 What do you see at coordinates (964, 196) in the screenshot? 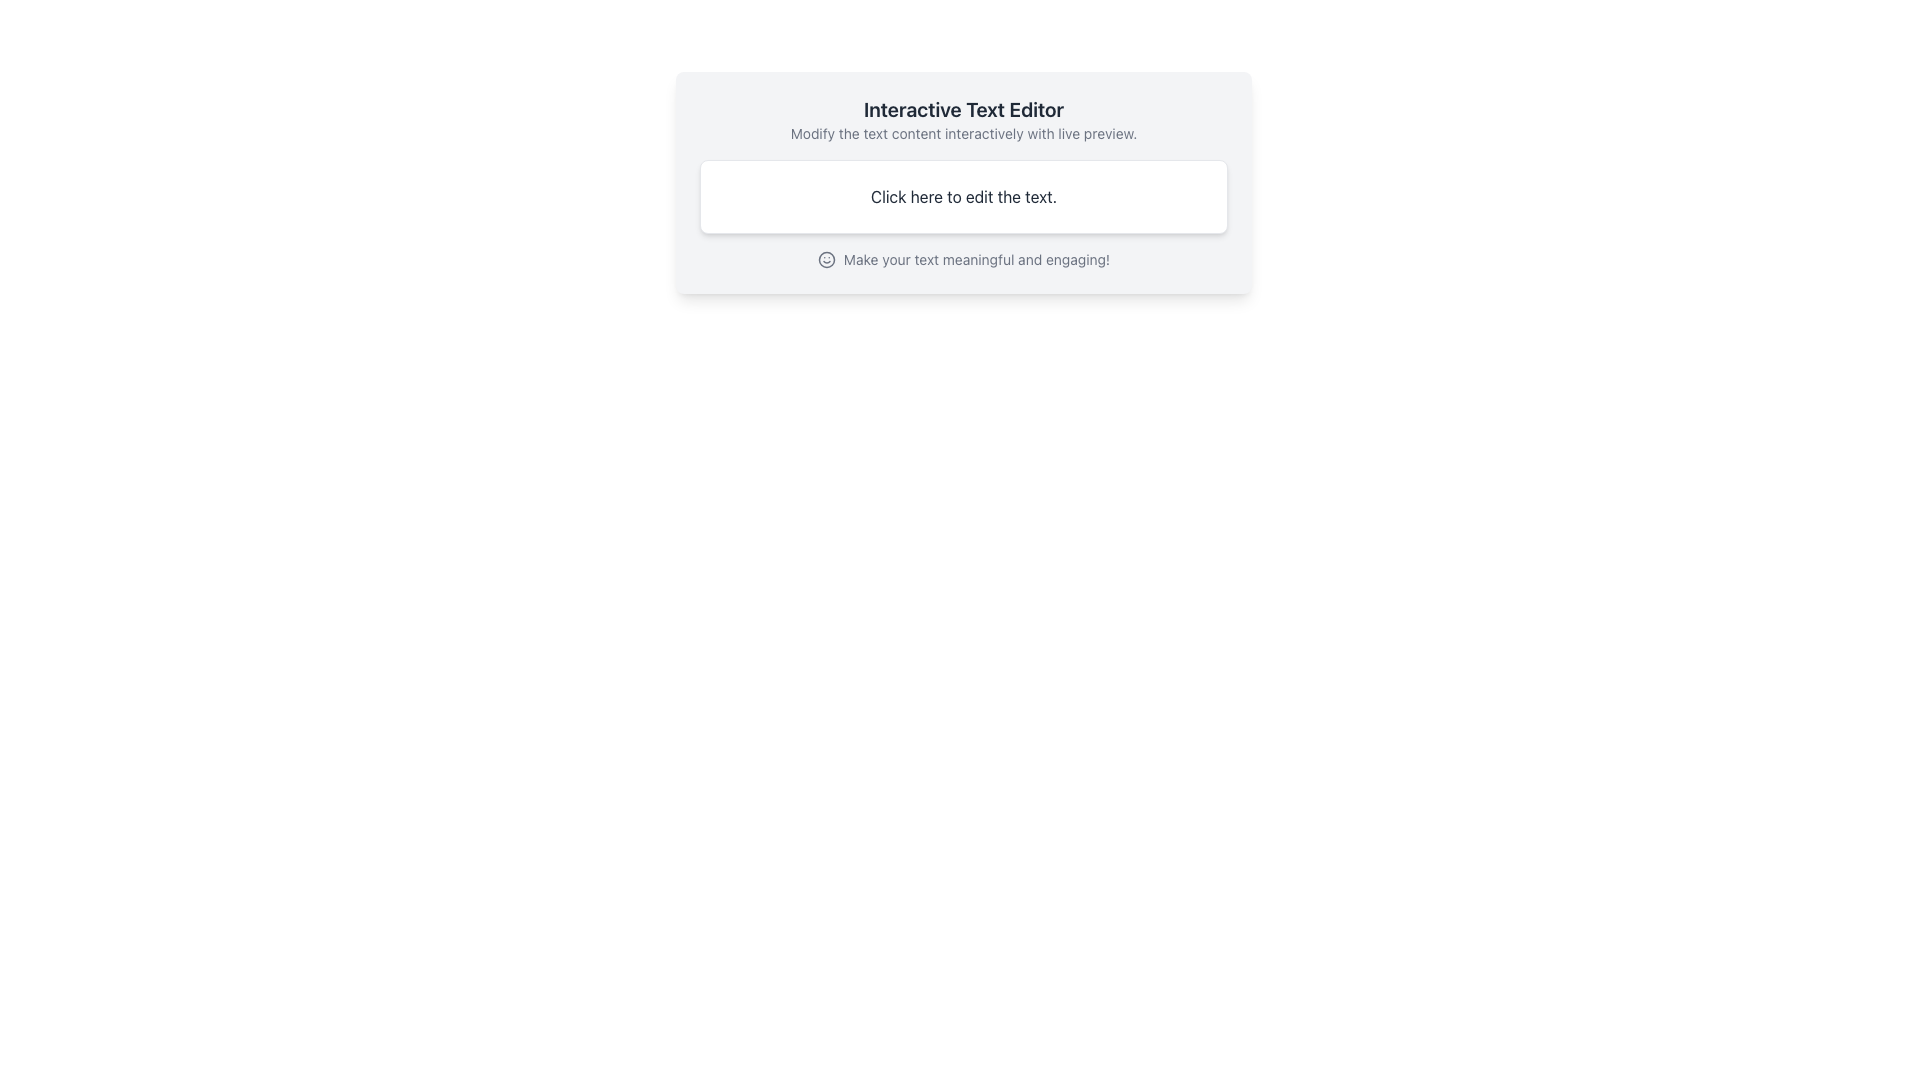
I see `the Text Display Area that has a white background and contains the text 'Click here to edit the text.'` at bounding box center [964, 196].